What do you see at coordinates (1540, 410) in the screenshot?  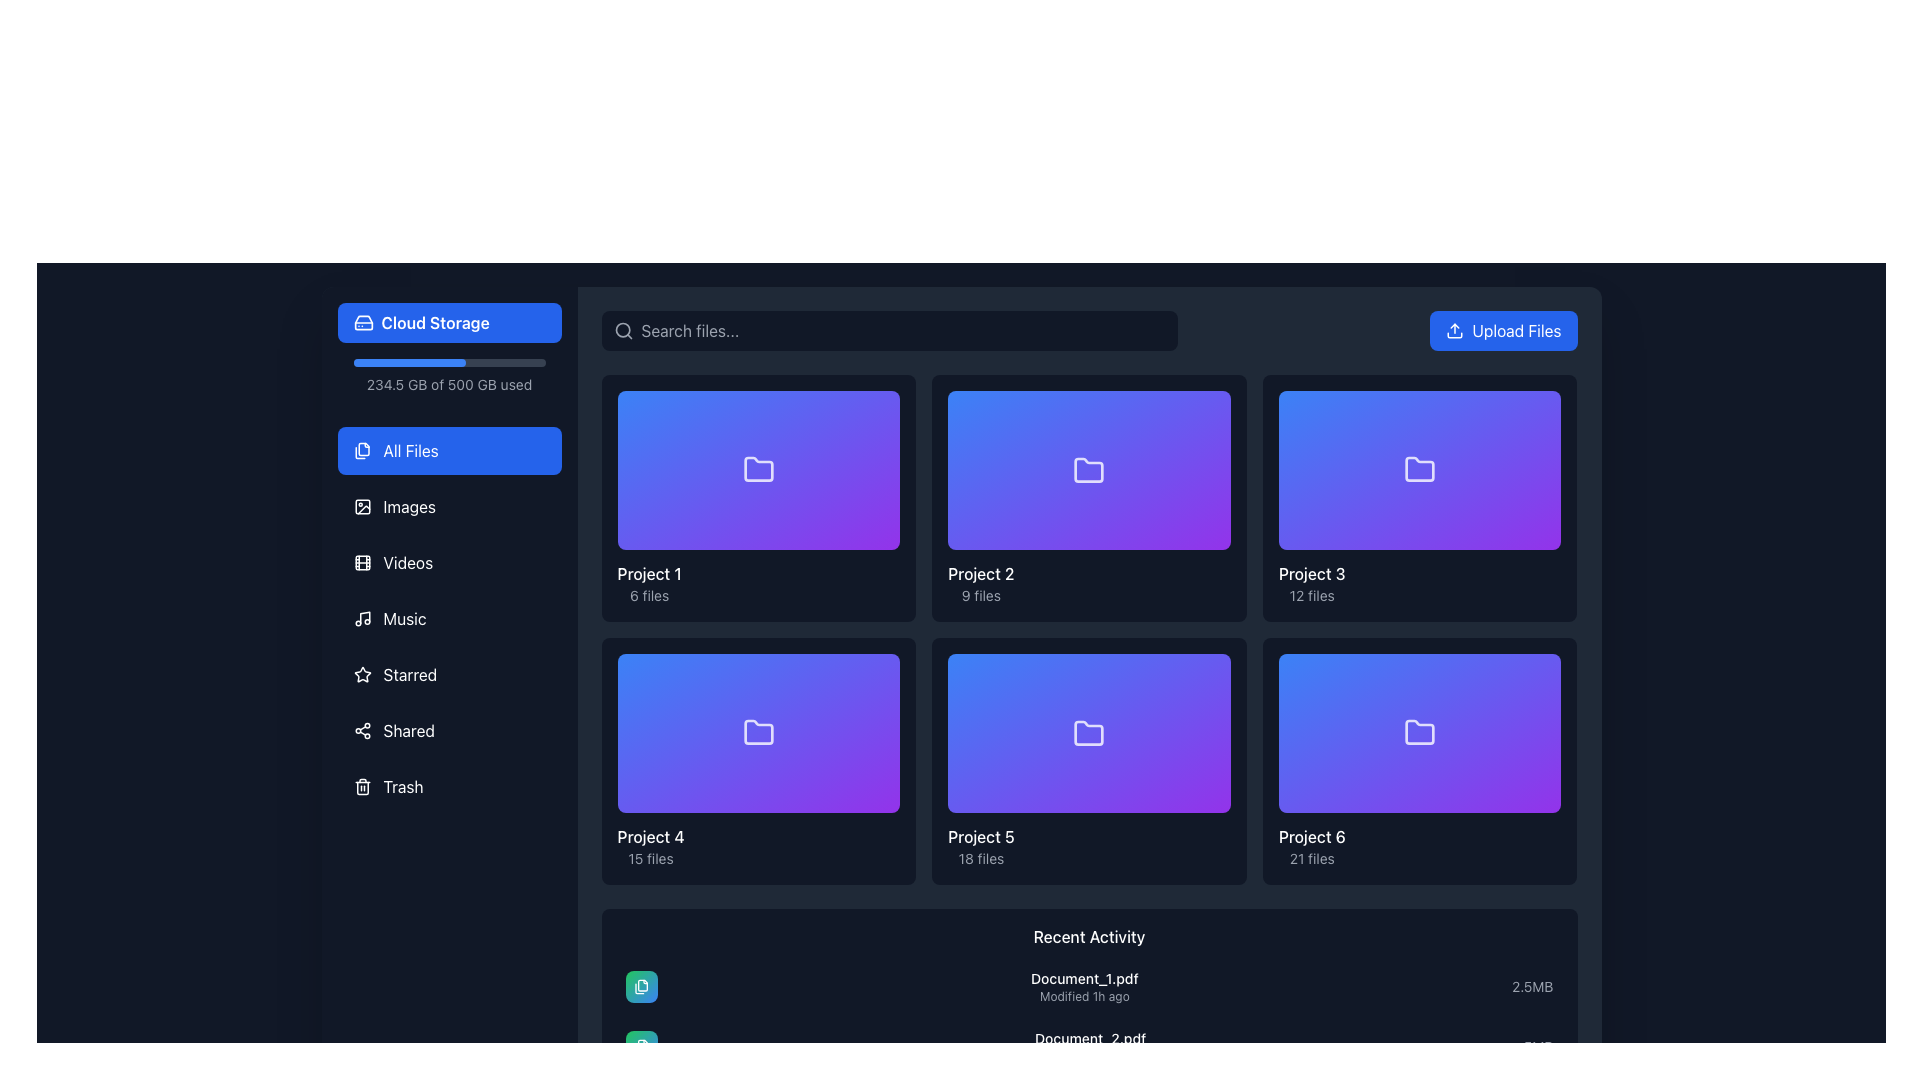 I see `the menu button located in the top-right corner of the 'Project 3' card in the second column of the second row` at bounding box center [1540, 410].